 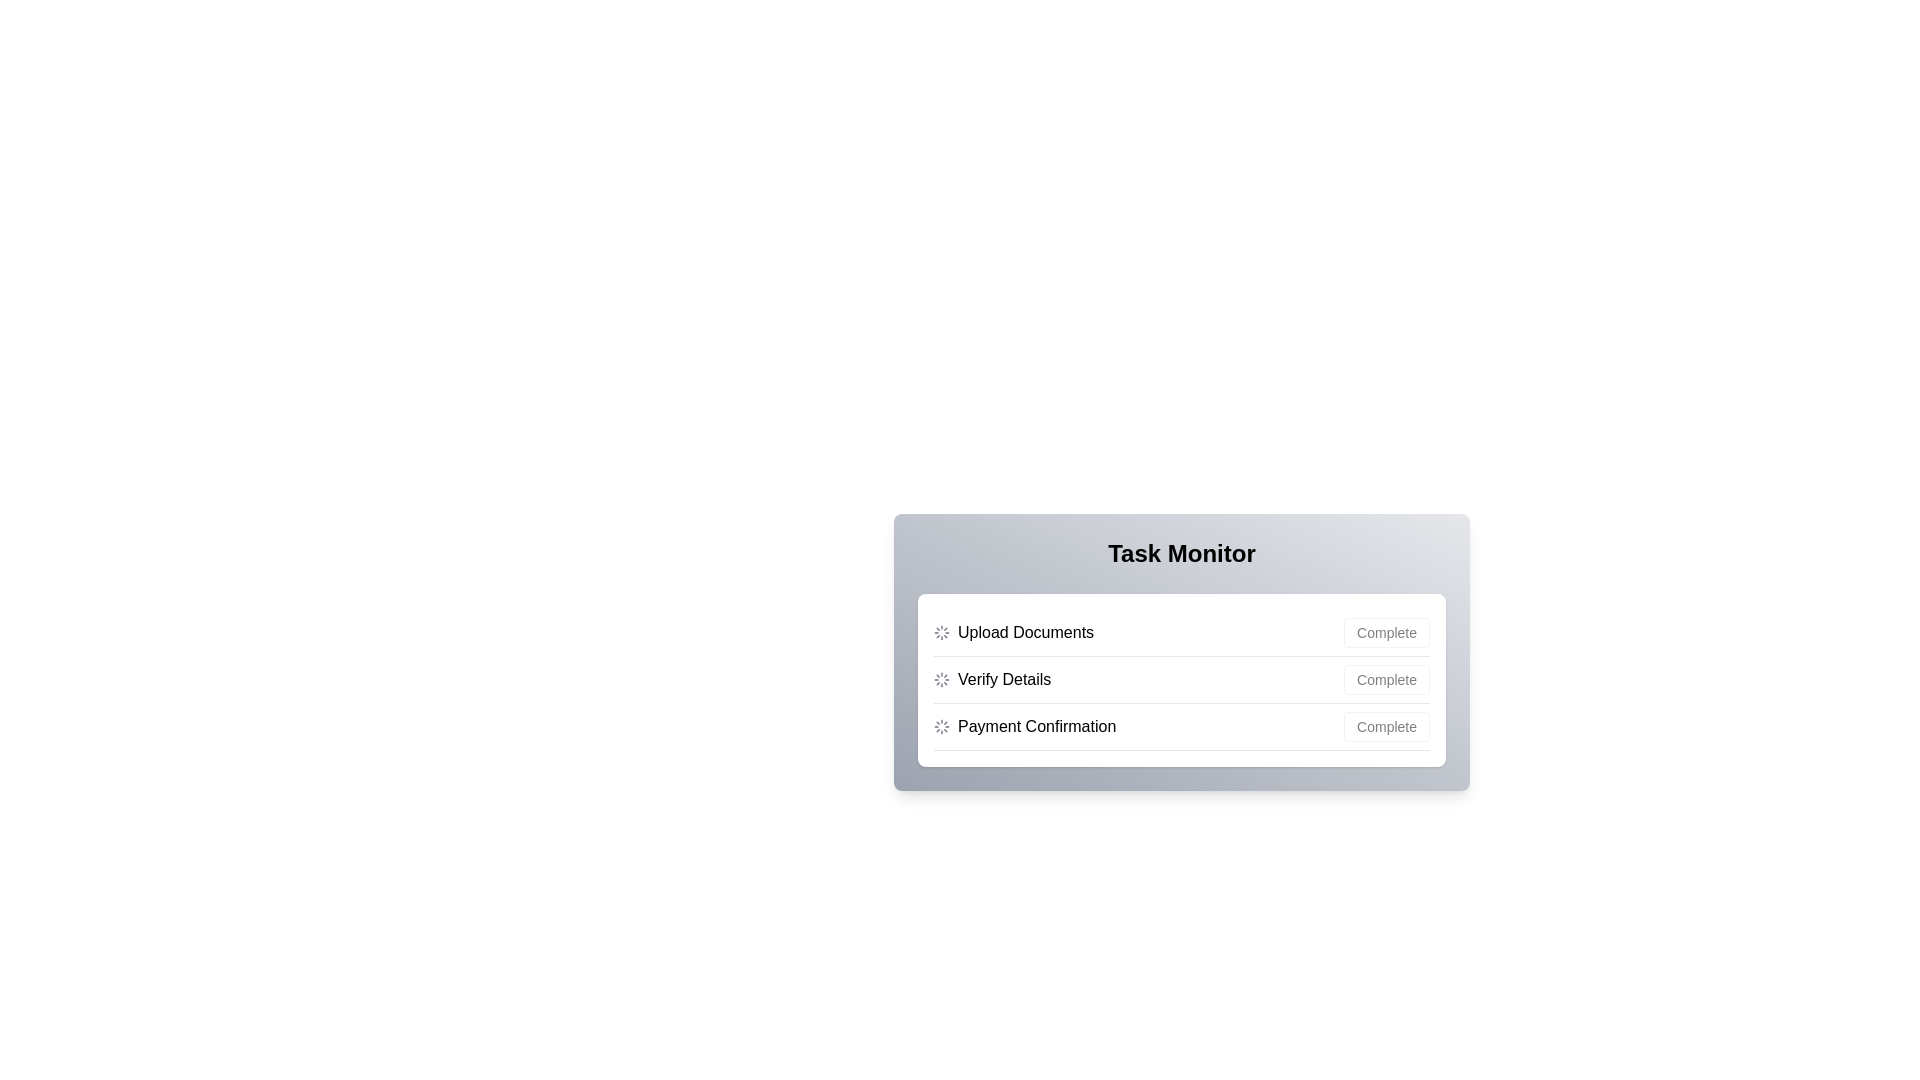 What do you see at coordinates (1025, 726) in the screenshot?
I see `the loading indicator of the 'Payment Confirmation' label to understand the task progress` at bounding box center [1025, 726].